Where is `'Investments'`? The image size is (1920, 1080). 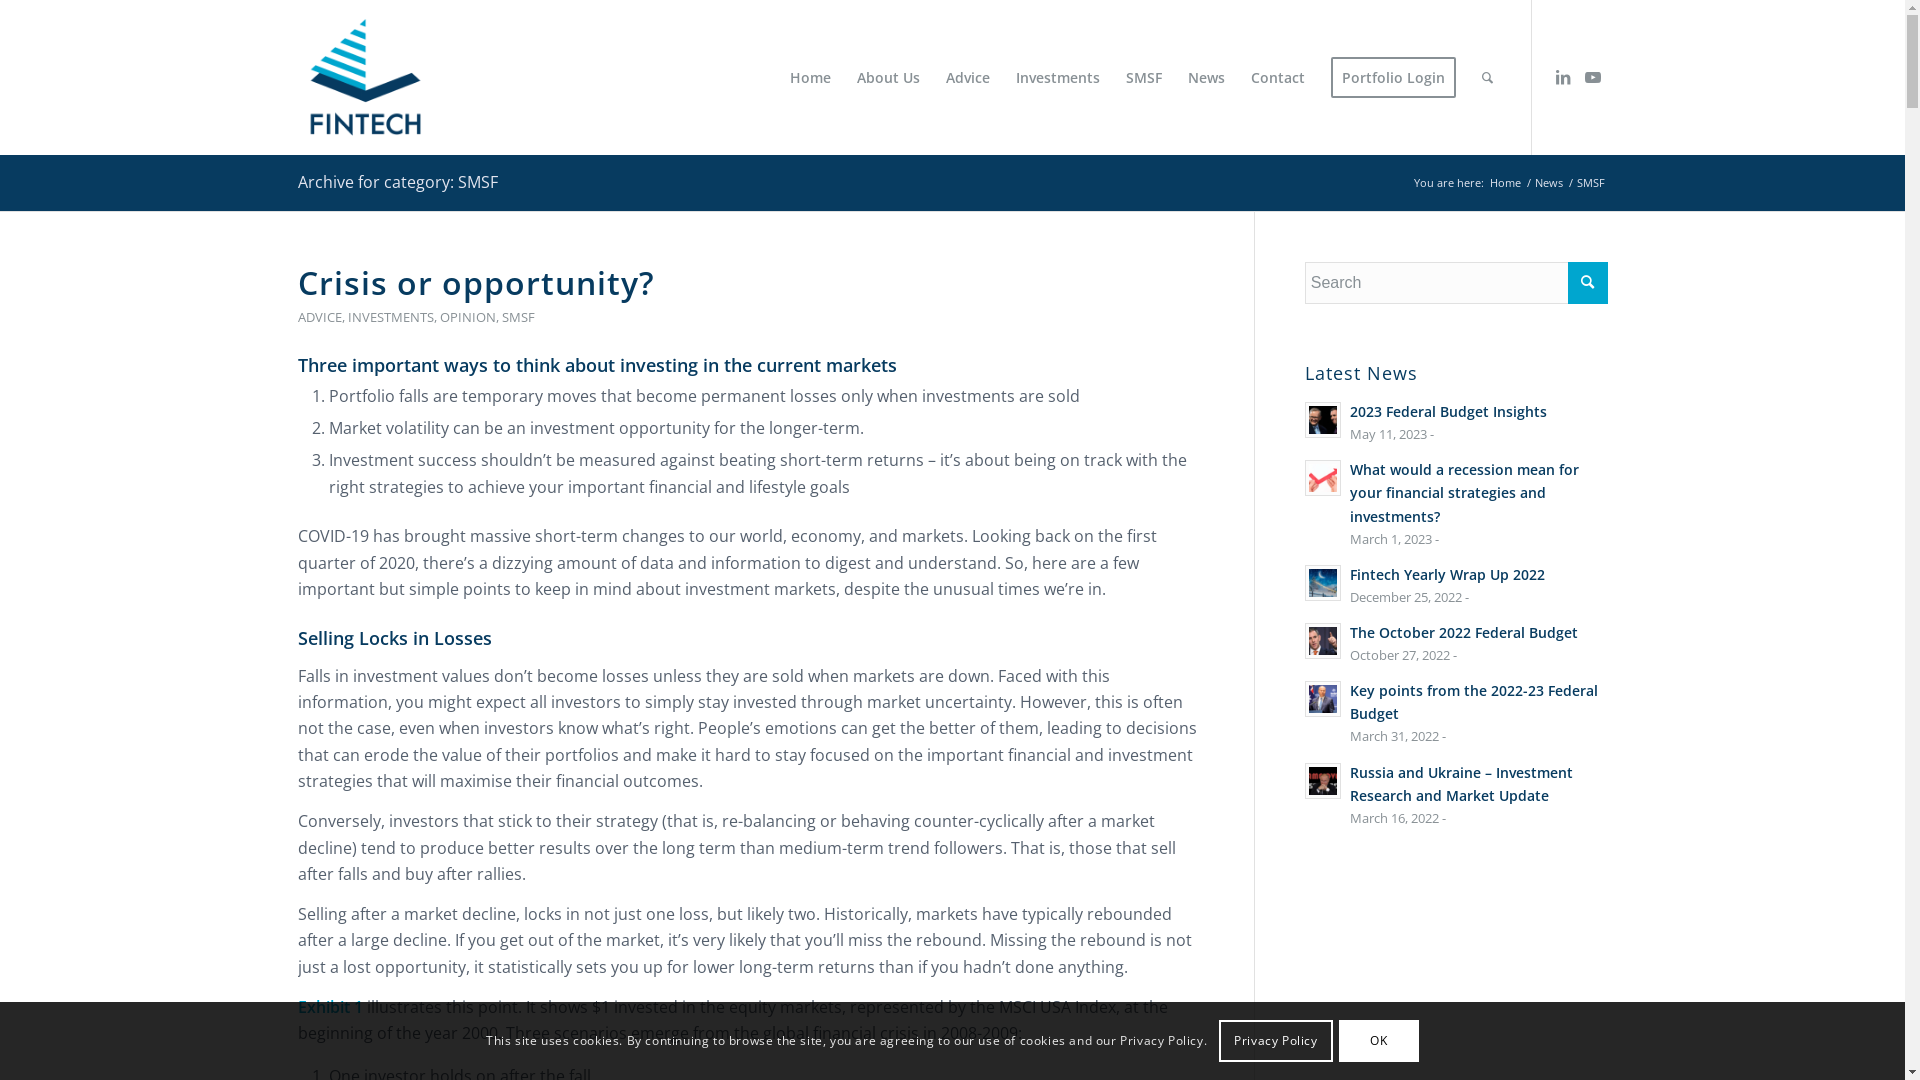 'Investments' is located at coordinates (1055, 76).